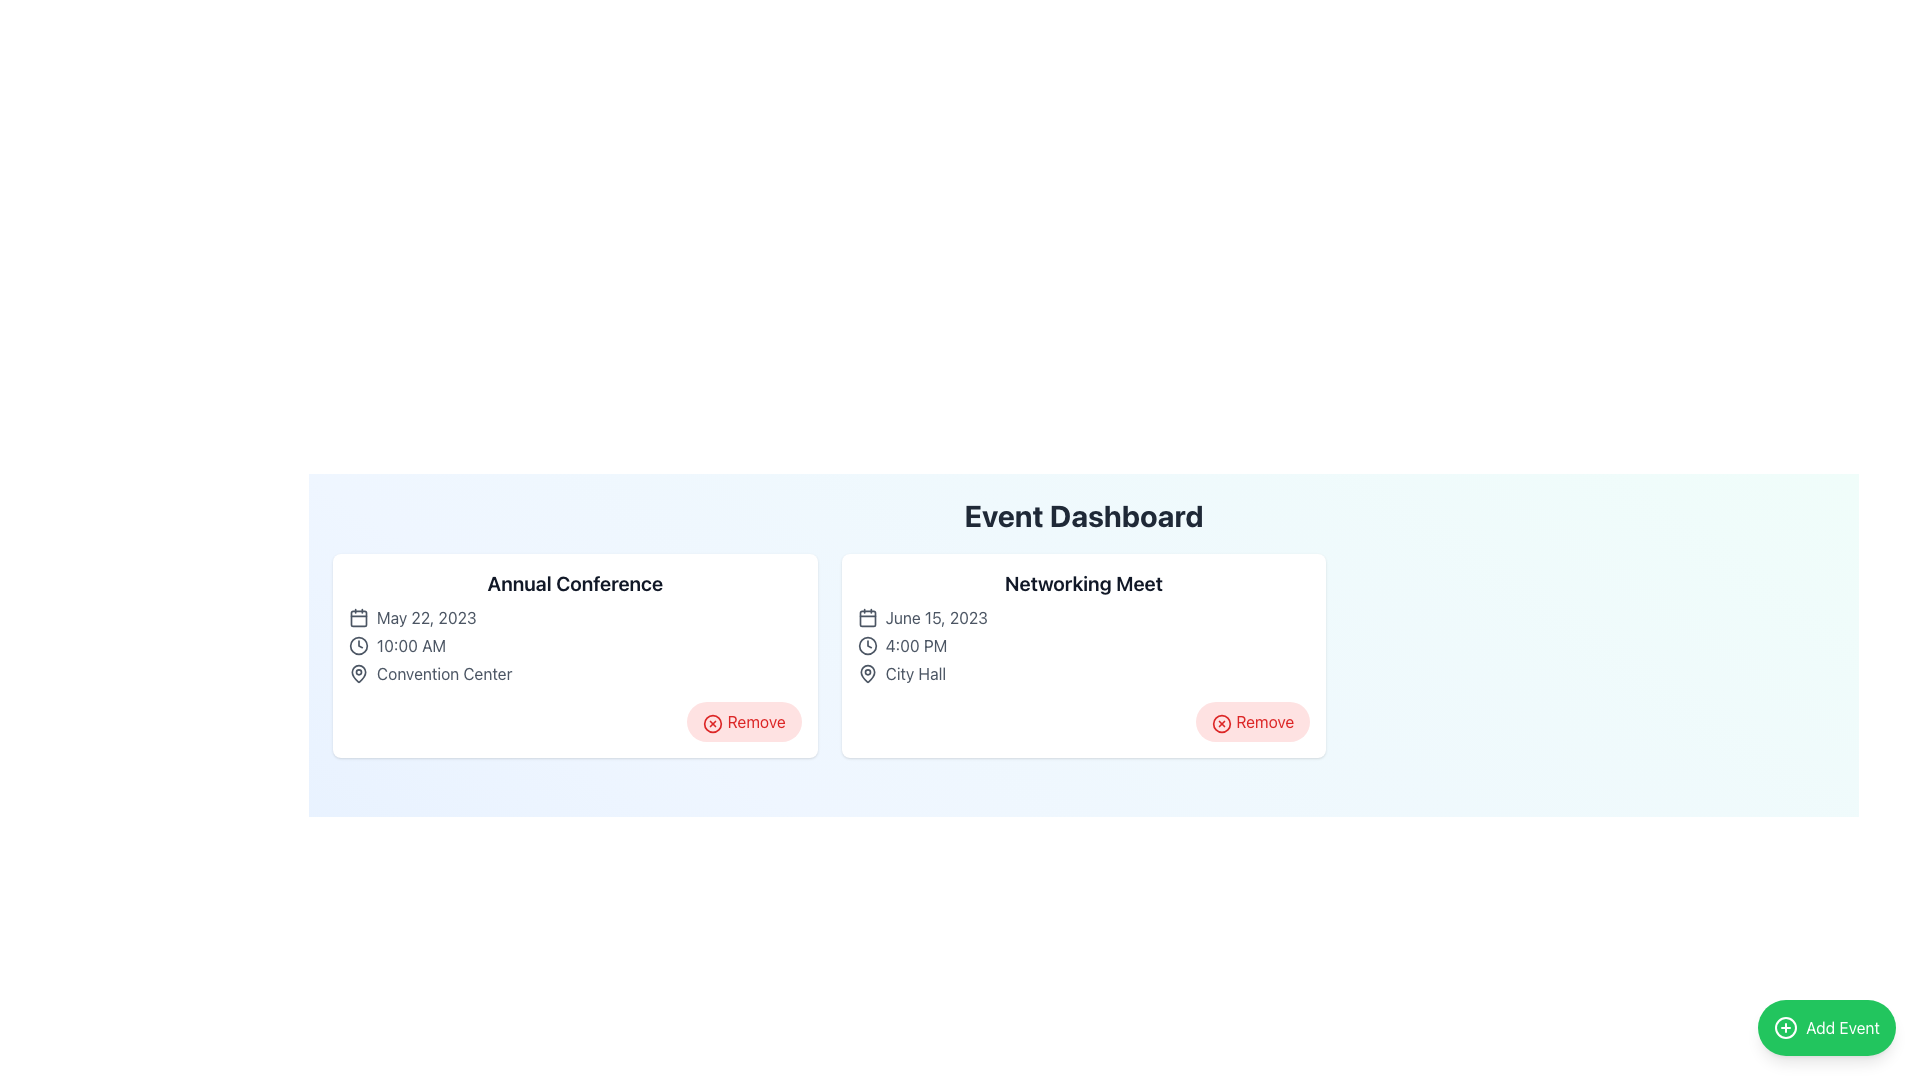 This screenshot has height=1080, width=1920. Describe the element at coordinates (867, 674) in the screenshot. I see `the map pin icon located at the bottom of the 'Networking Meet' card, aligned with the location information 'City Hall'` at that location.